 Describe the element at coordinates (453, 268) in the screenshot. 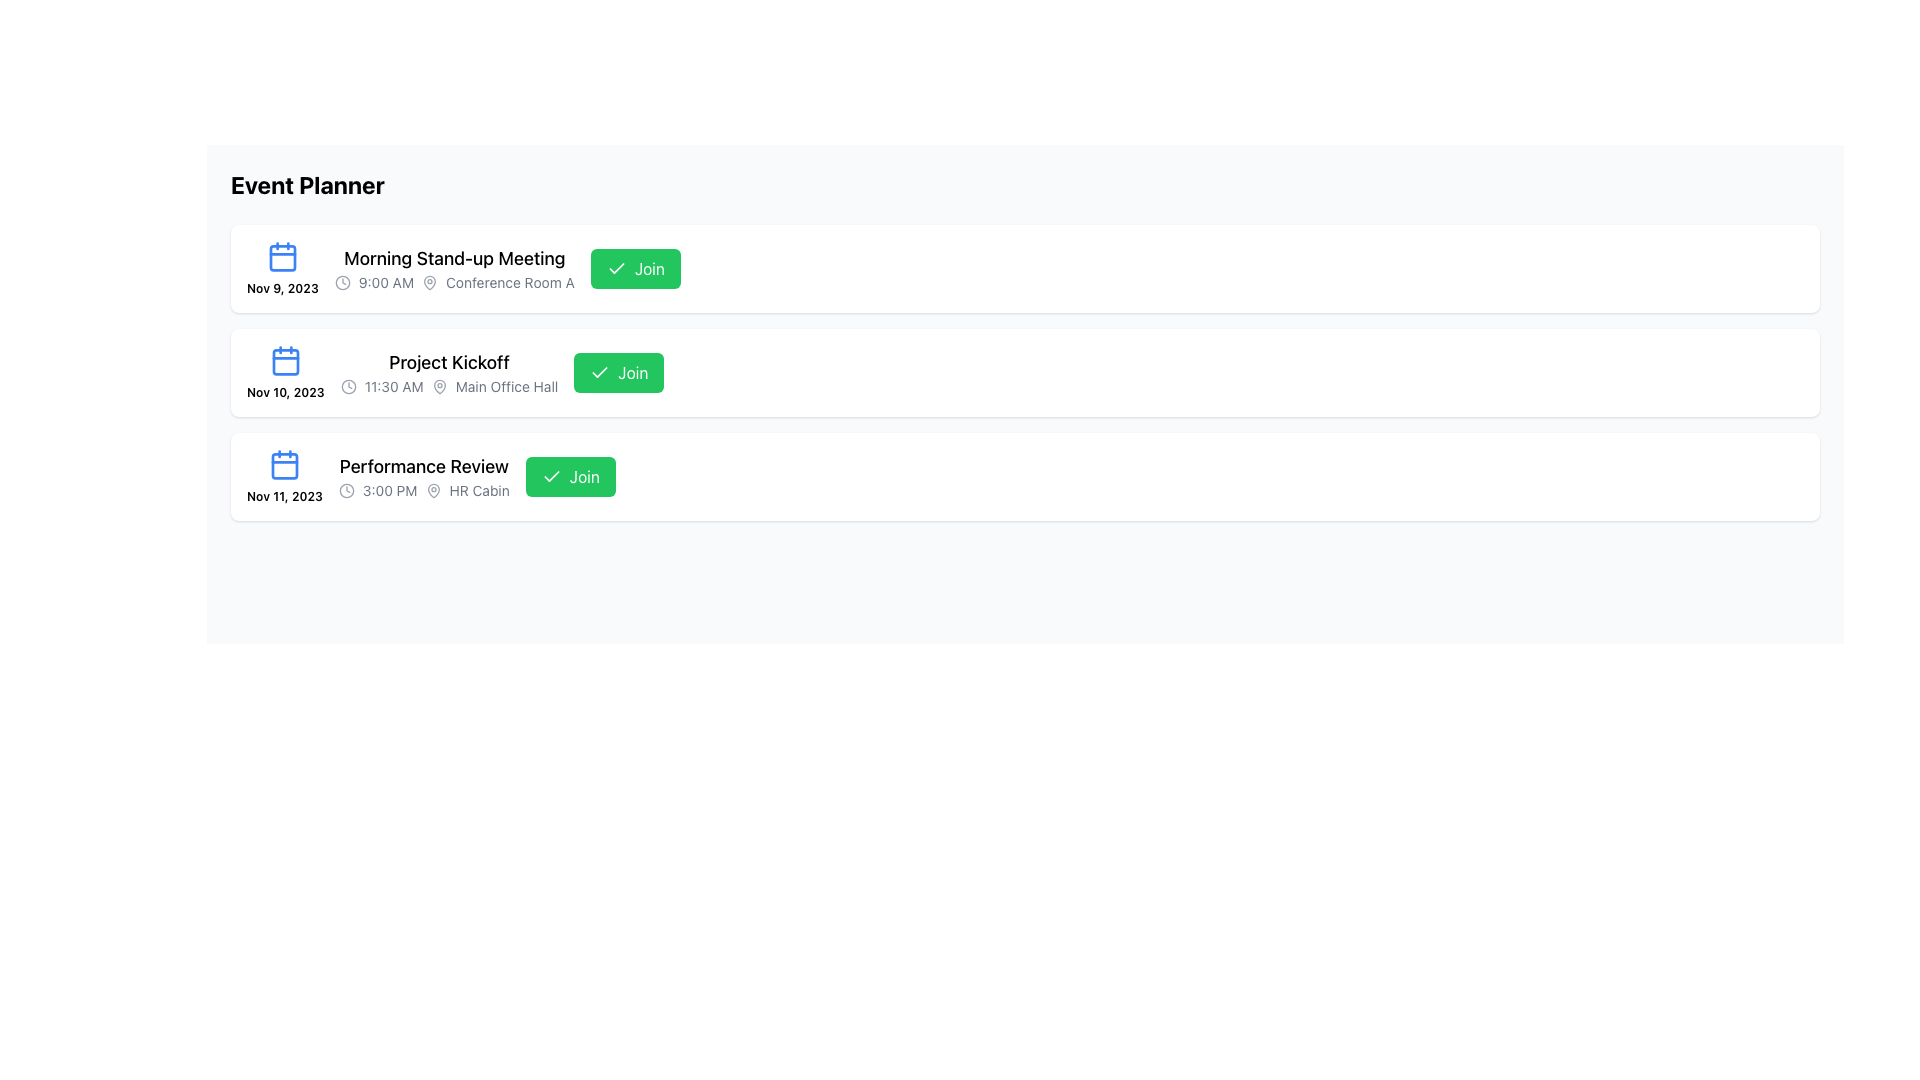

I see `the 'Morning Stand-up Meeting' event detail display panel` at that location.